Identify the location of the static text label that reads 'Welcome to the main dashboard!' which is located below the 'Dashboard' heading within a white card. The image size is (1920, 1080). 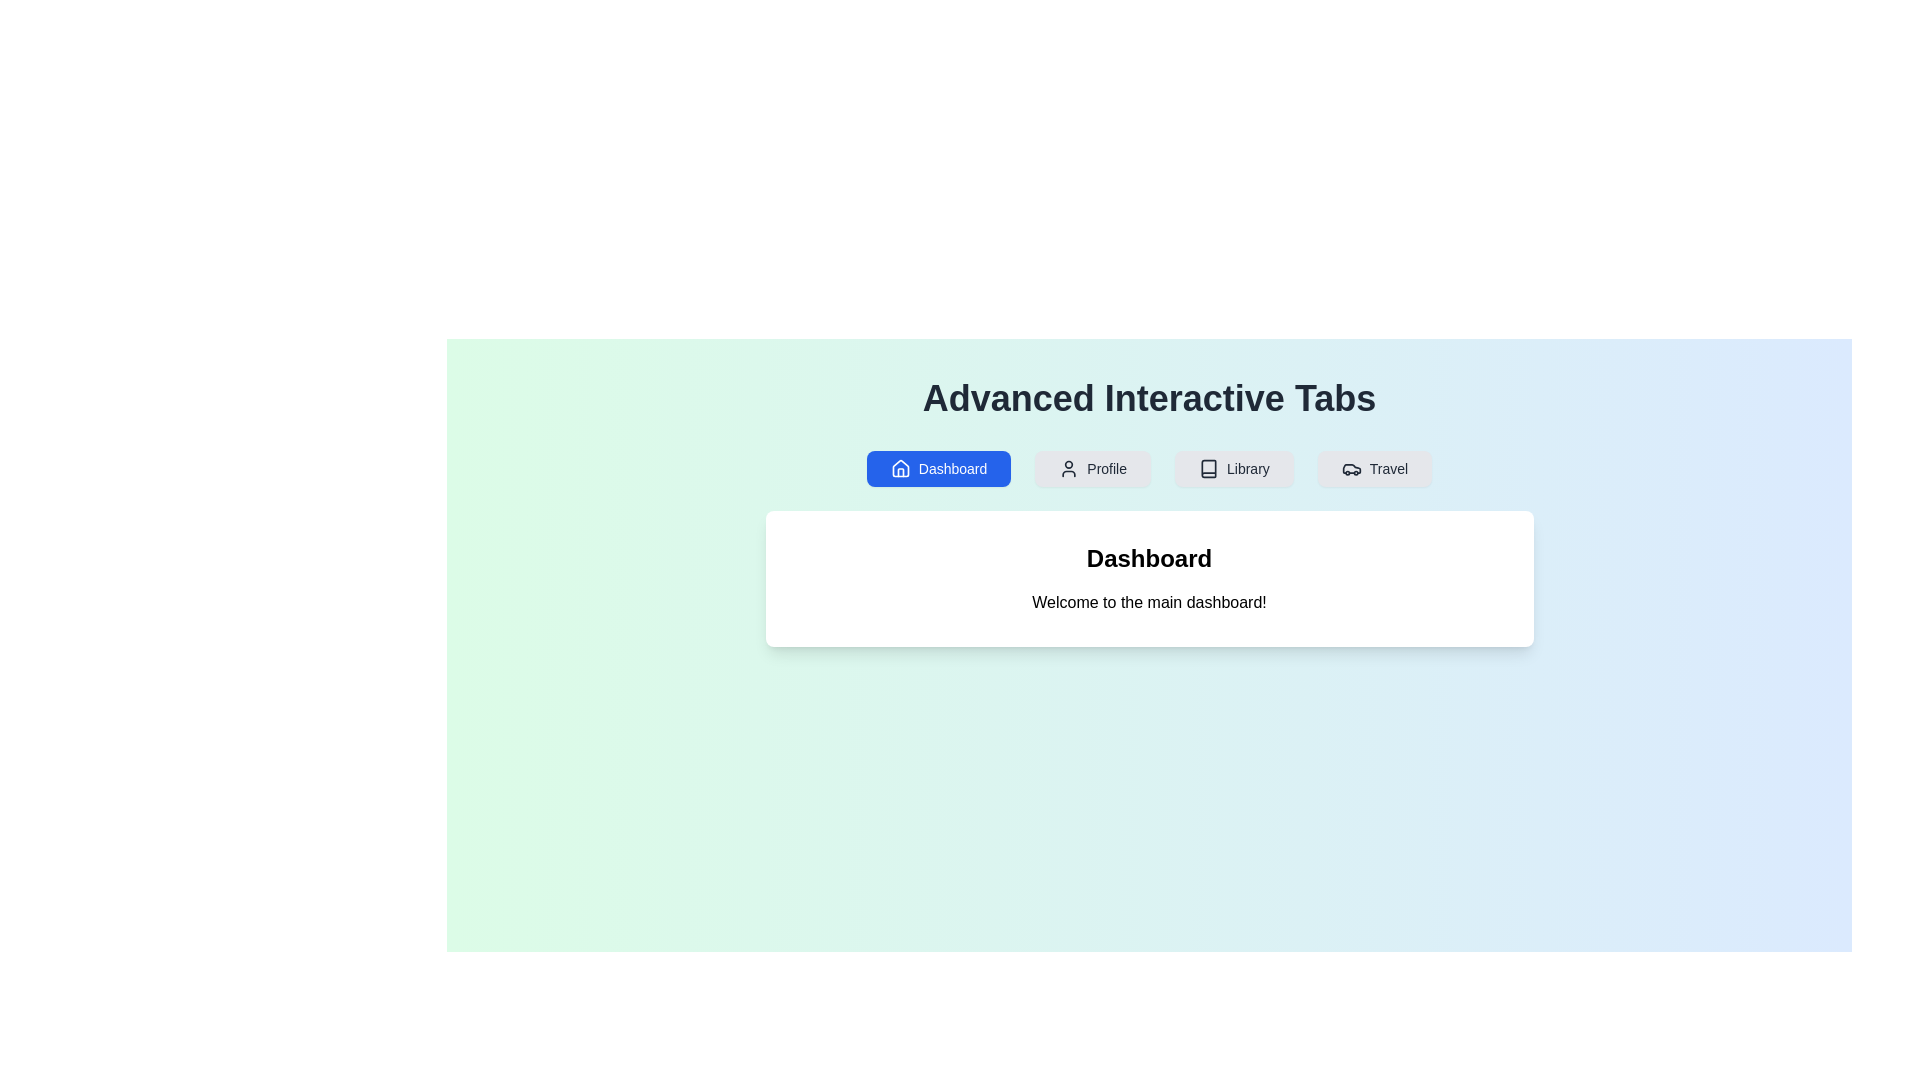
(1149, 601).